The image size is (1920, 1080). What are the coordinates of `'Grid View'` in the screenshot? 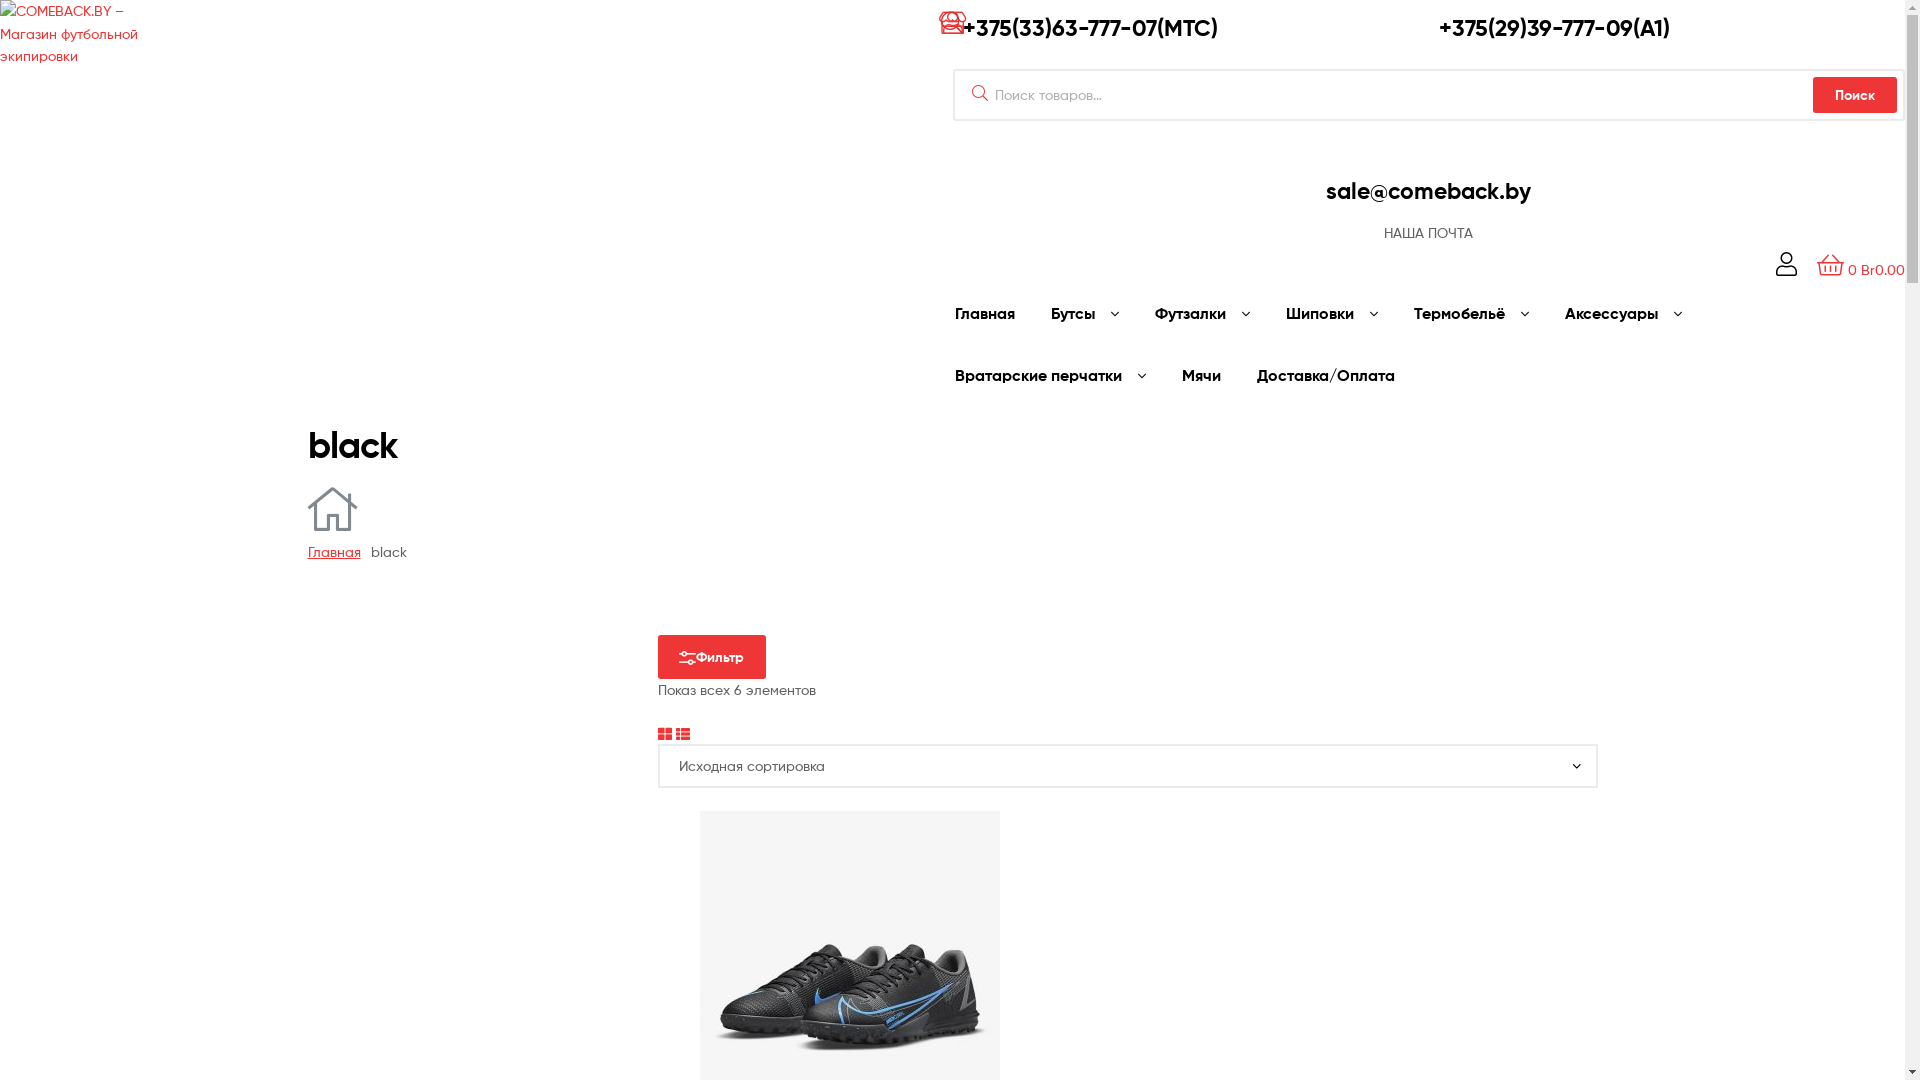 It's located at (665, 731).